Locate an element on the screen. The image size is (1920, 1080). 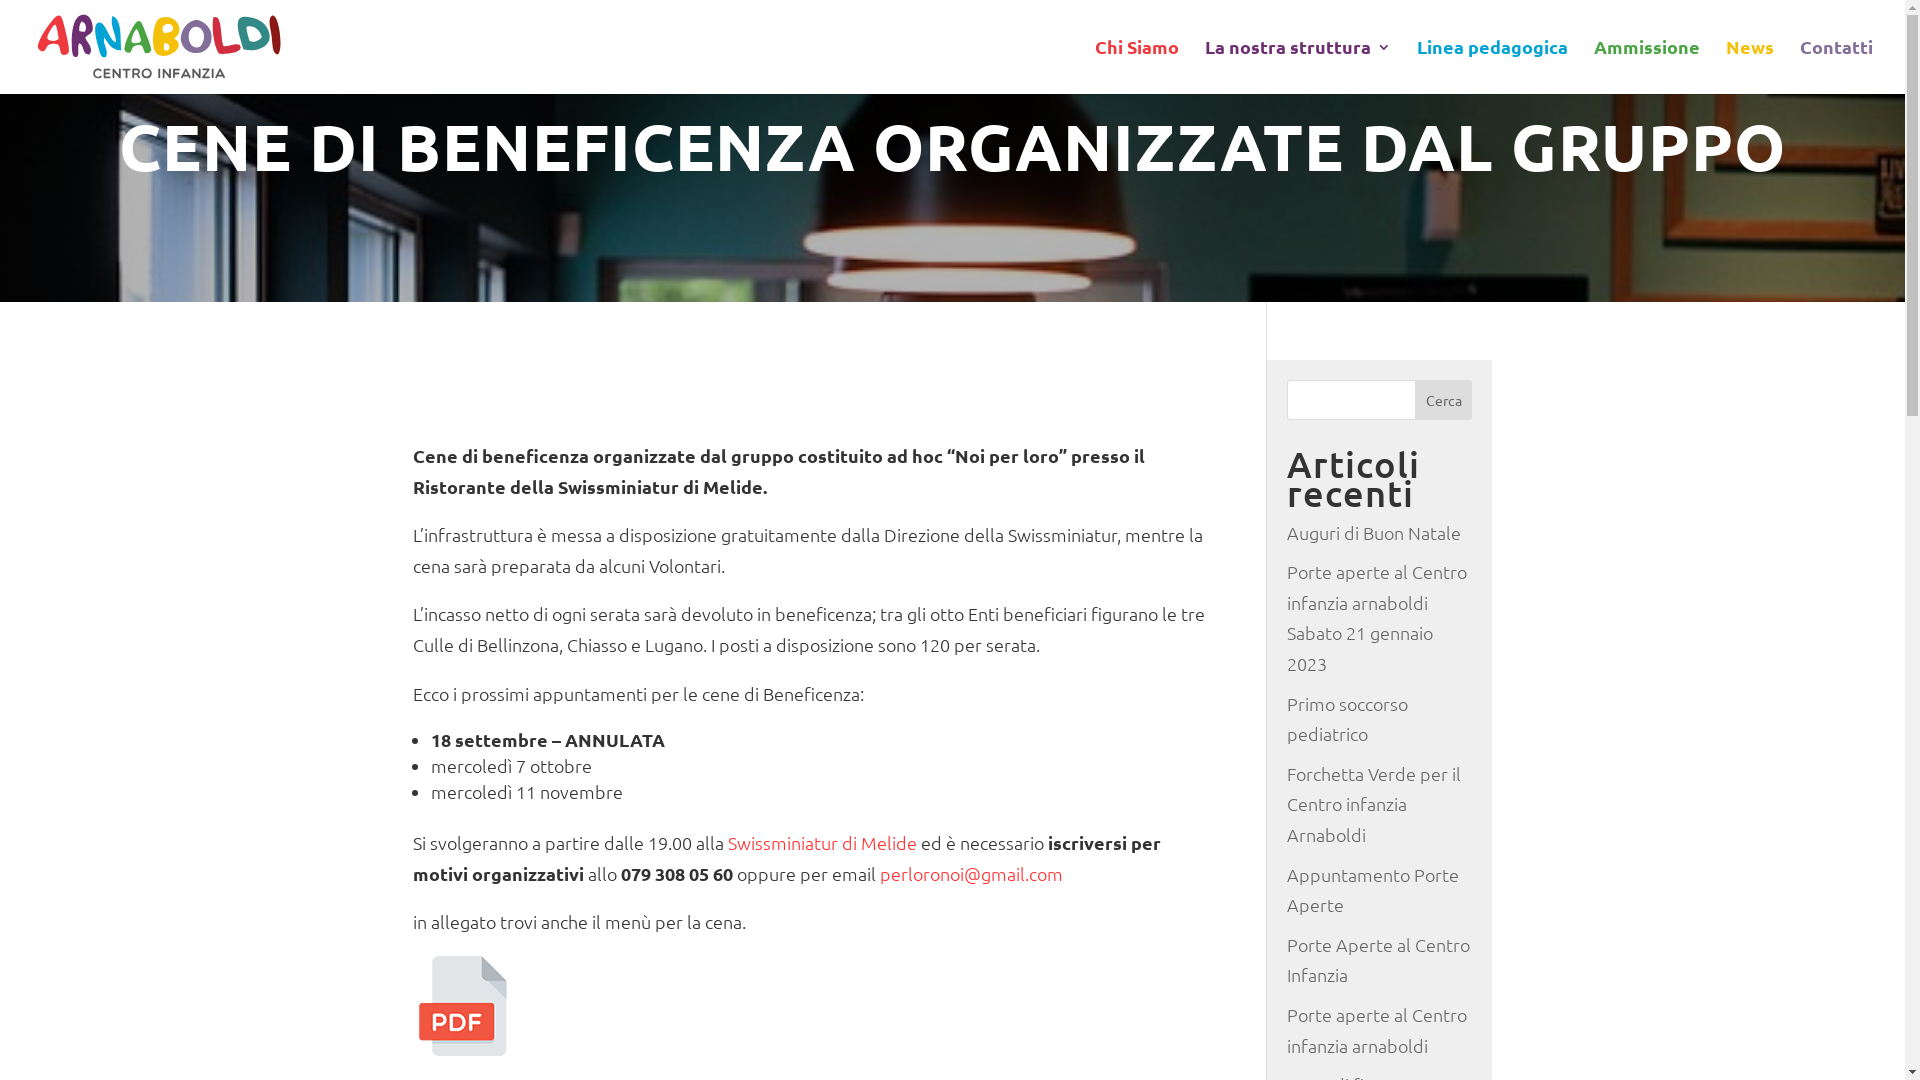
'Porte aperte al Centro infanzia arnaboldi' is located at coordinates (1376, 1029).